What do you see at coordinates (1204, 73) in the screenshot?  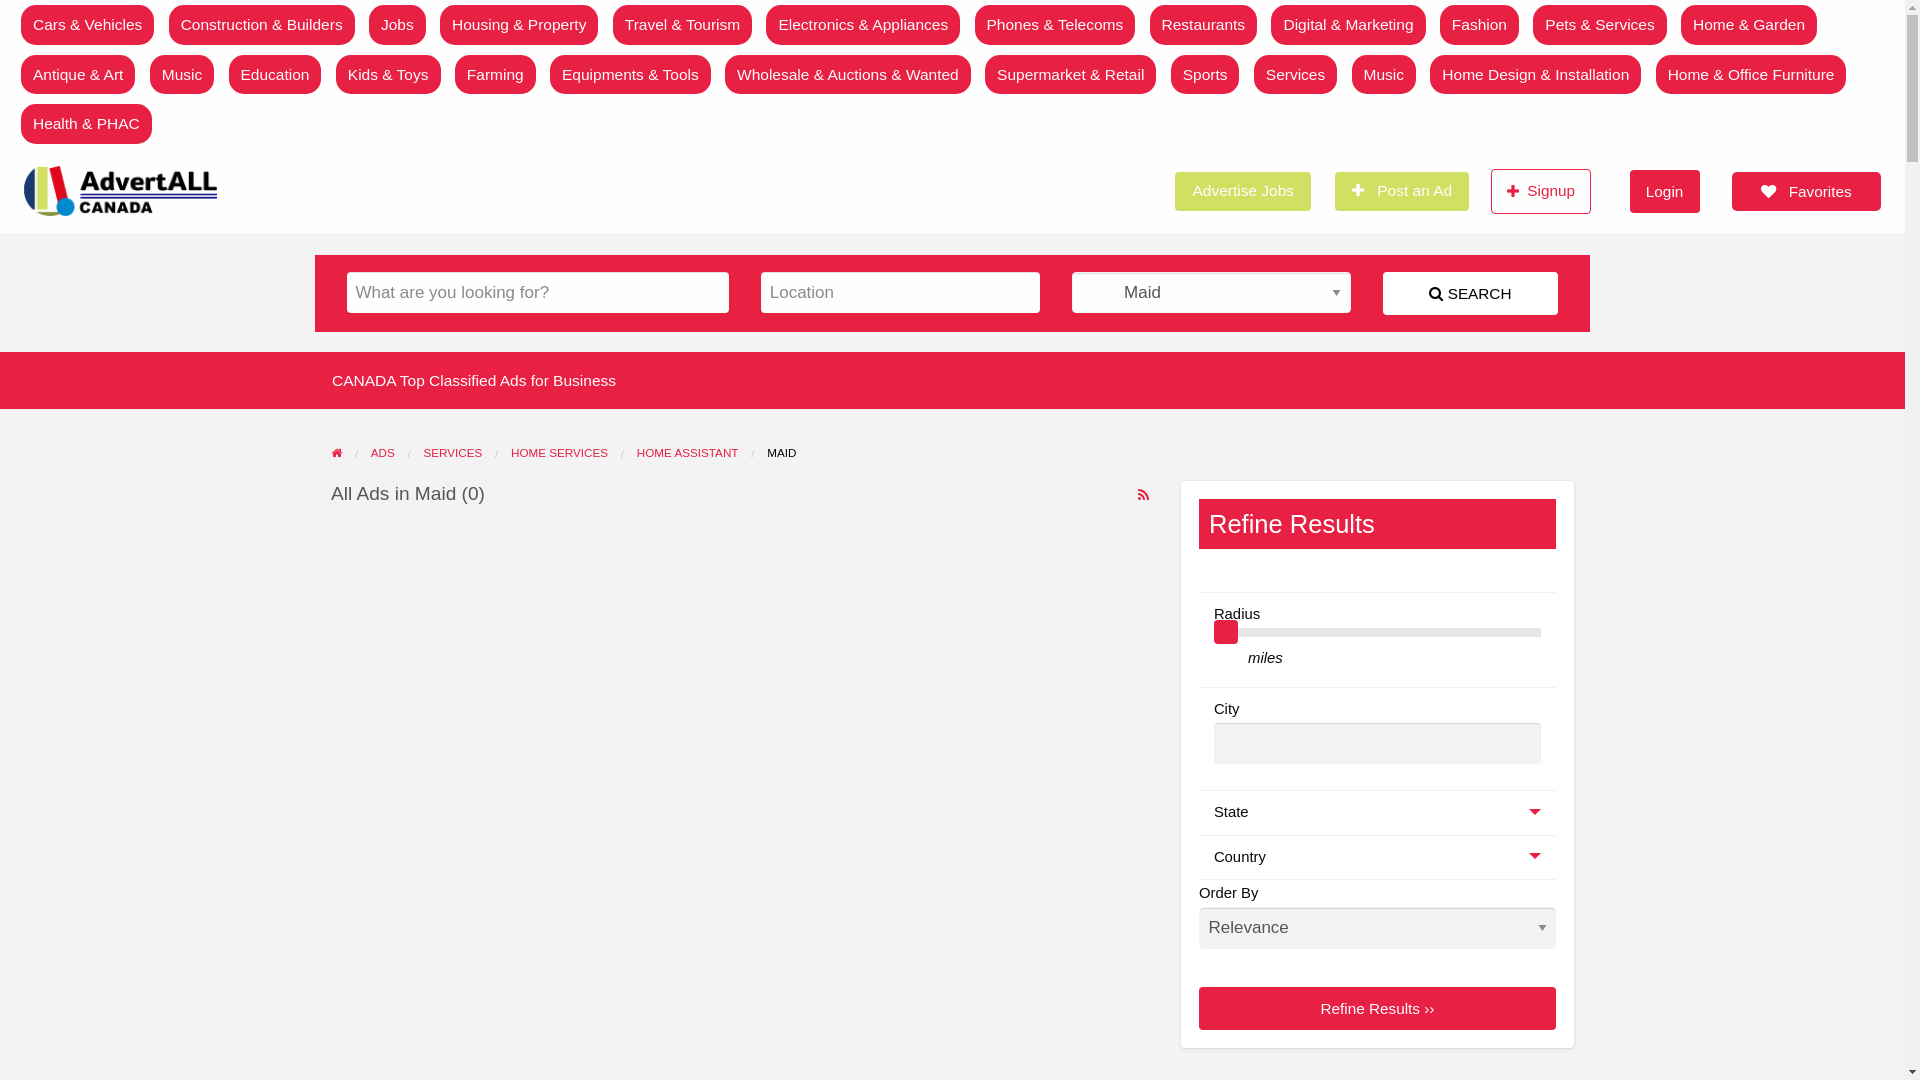 I see `'Sports'` at bounding box center [1204, 73].